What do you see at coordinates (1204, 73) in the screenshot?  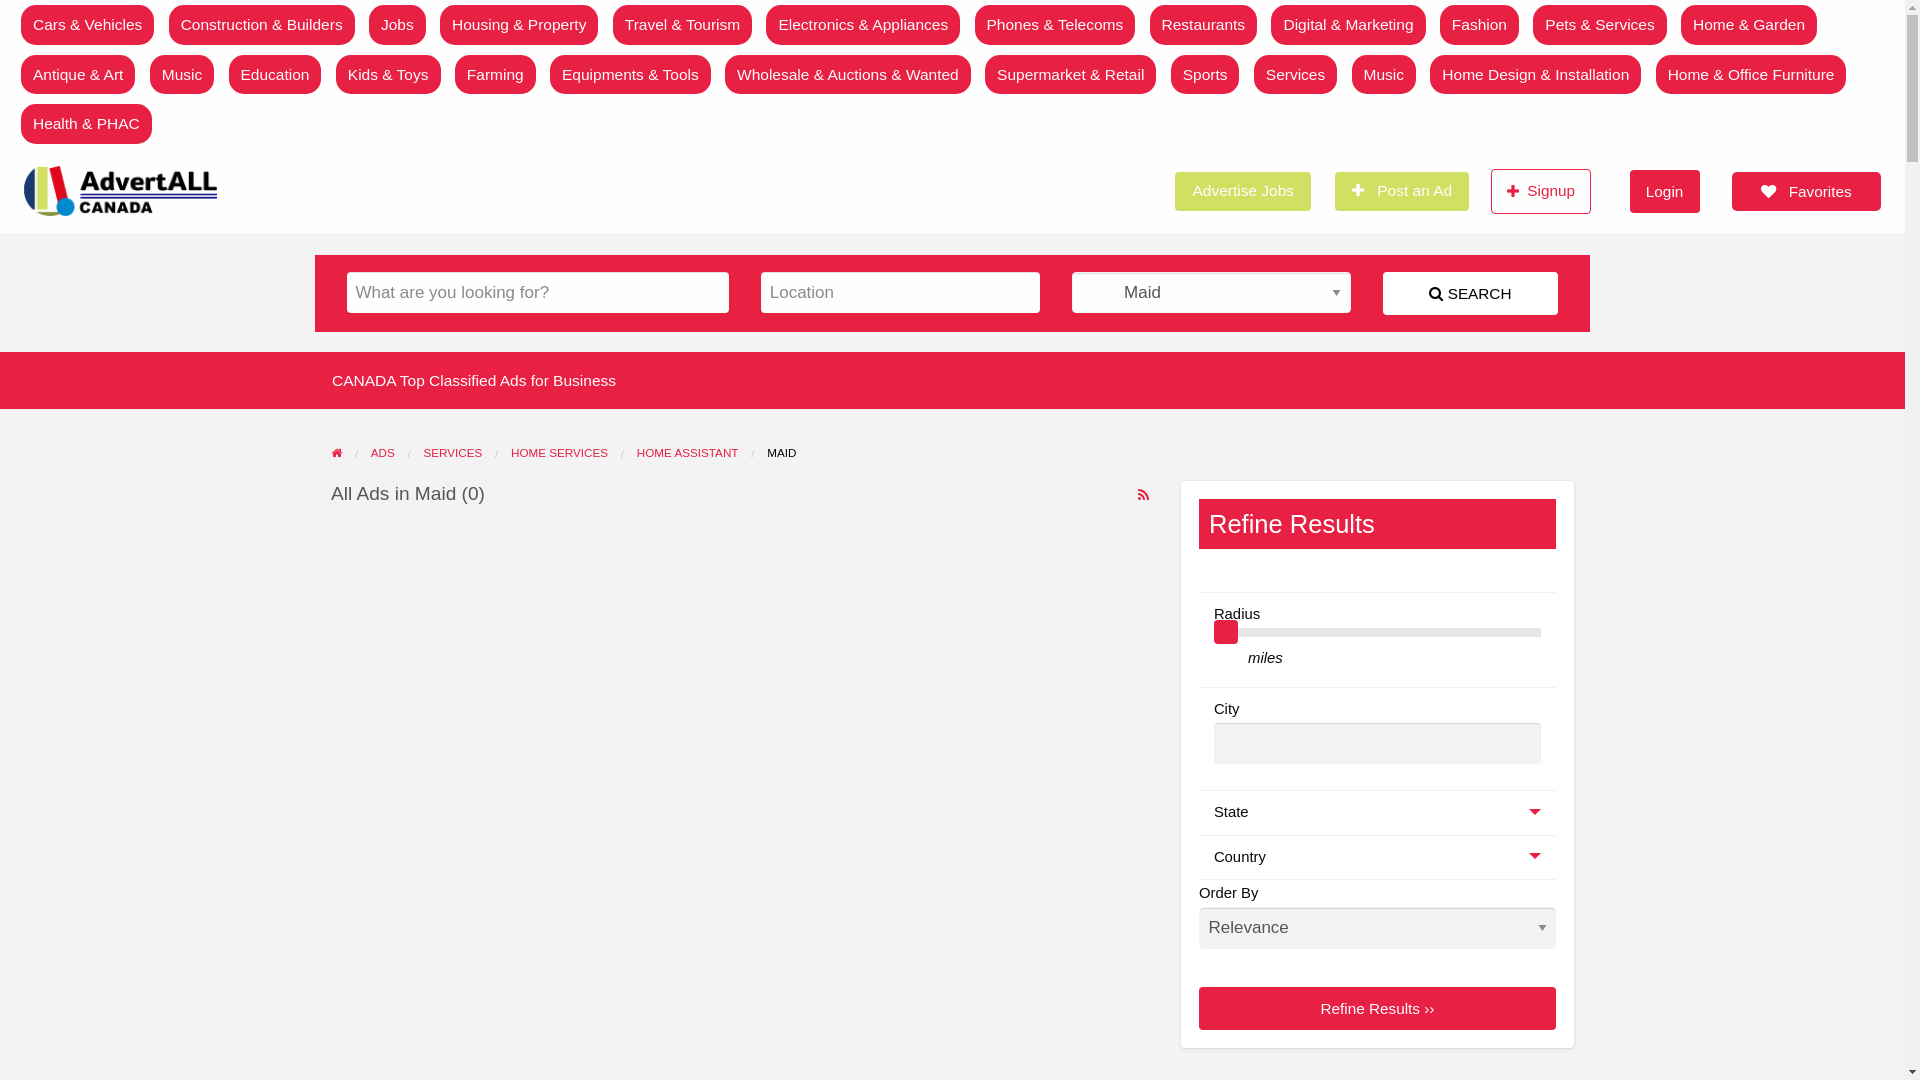 I see `'Sports'` at bounding box center [1204, 73].